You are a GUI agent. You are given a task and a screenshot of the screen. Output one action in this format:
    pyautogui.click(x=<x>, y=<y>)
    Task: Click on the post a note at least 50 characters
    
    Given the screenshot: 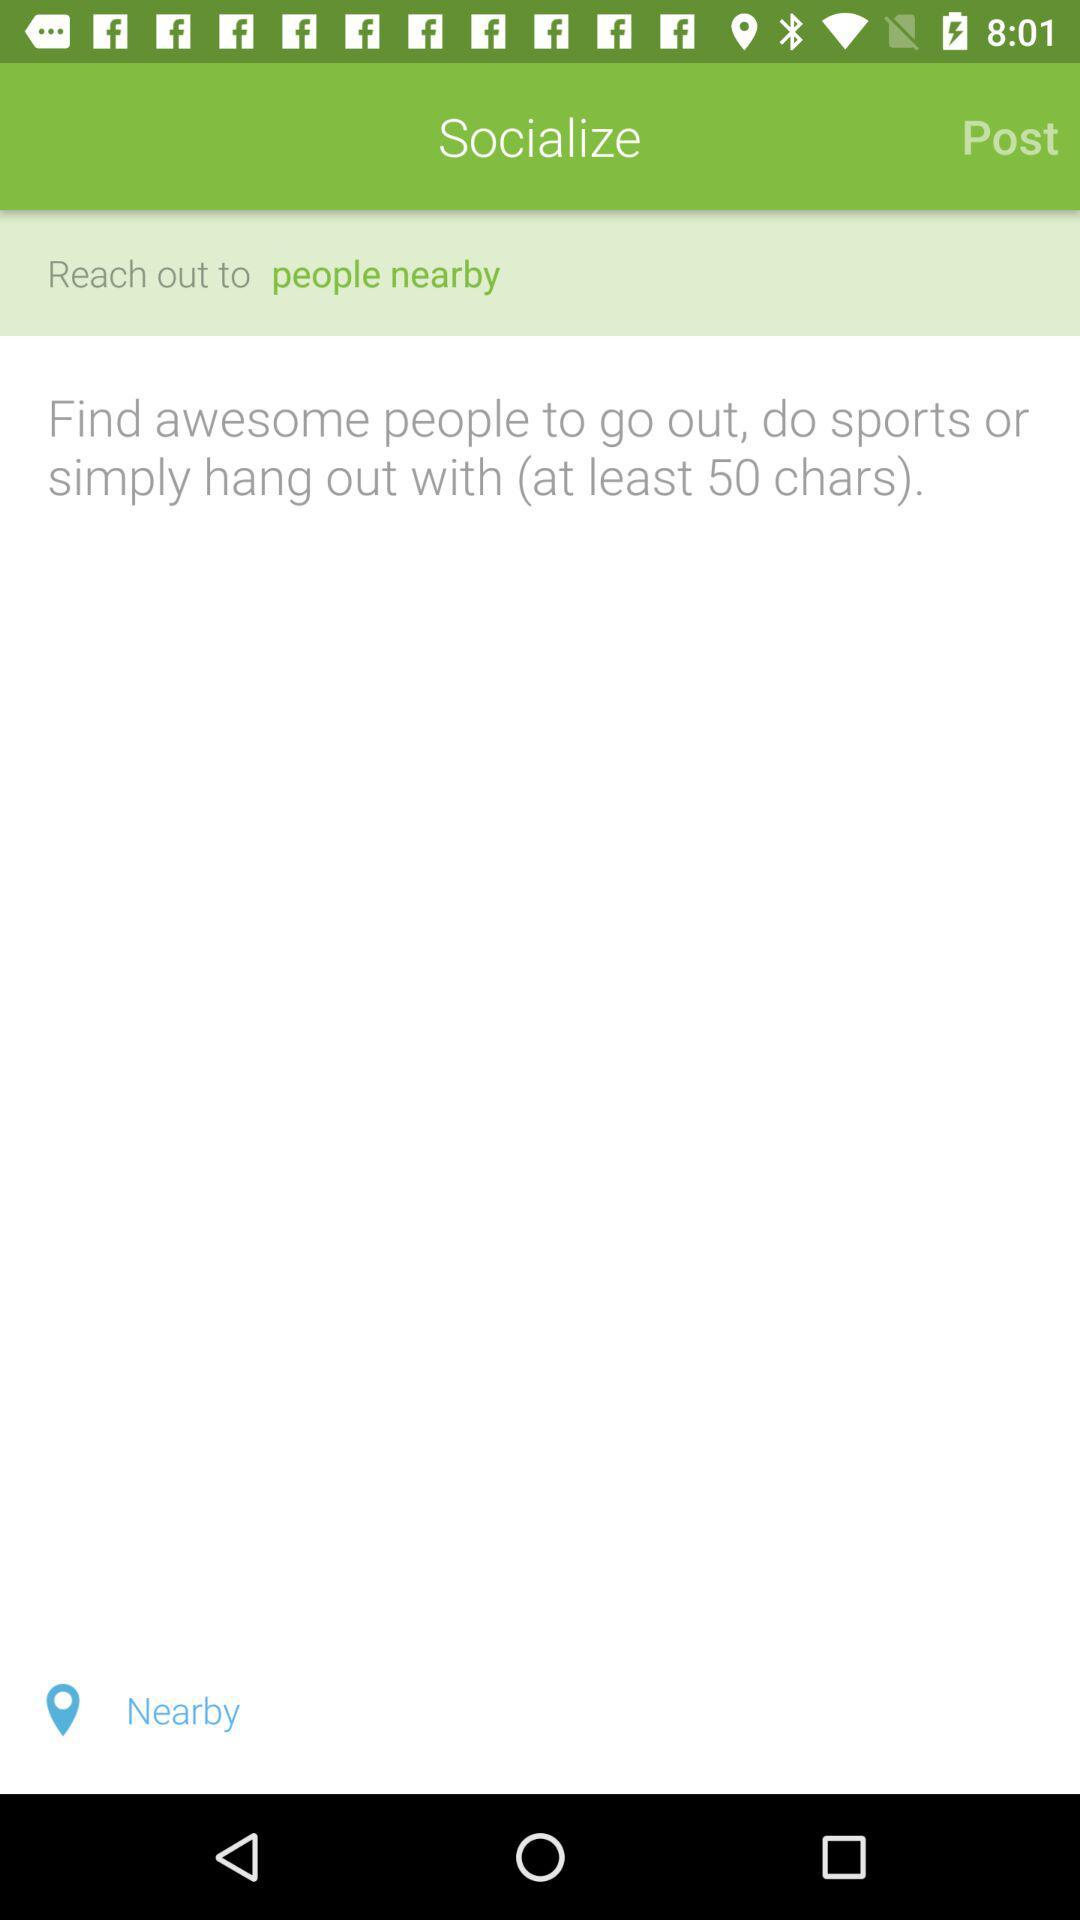 What is the action you would take?
    pyautogui.click(x=540, y=980)
    